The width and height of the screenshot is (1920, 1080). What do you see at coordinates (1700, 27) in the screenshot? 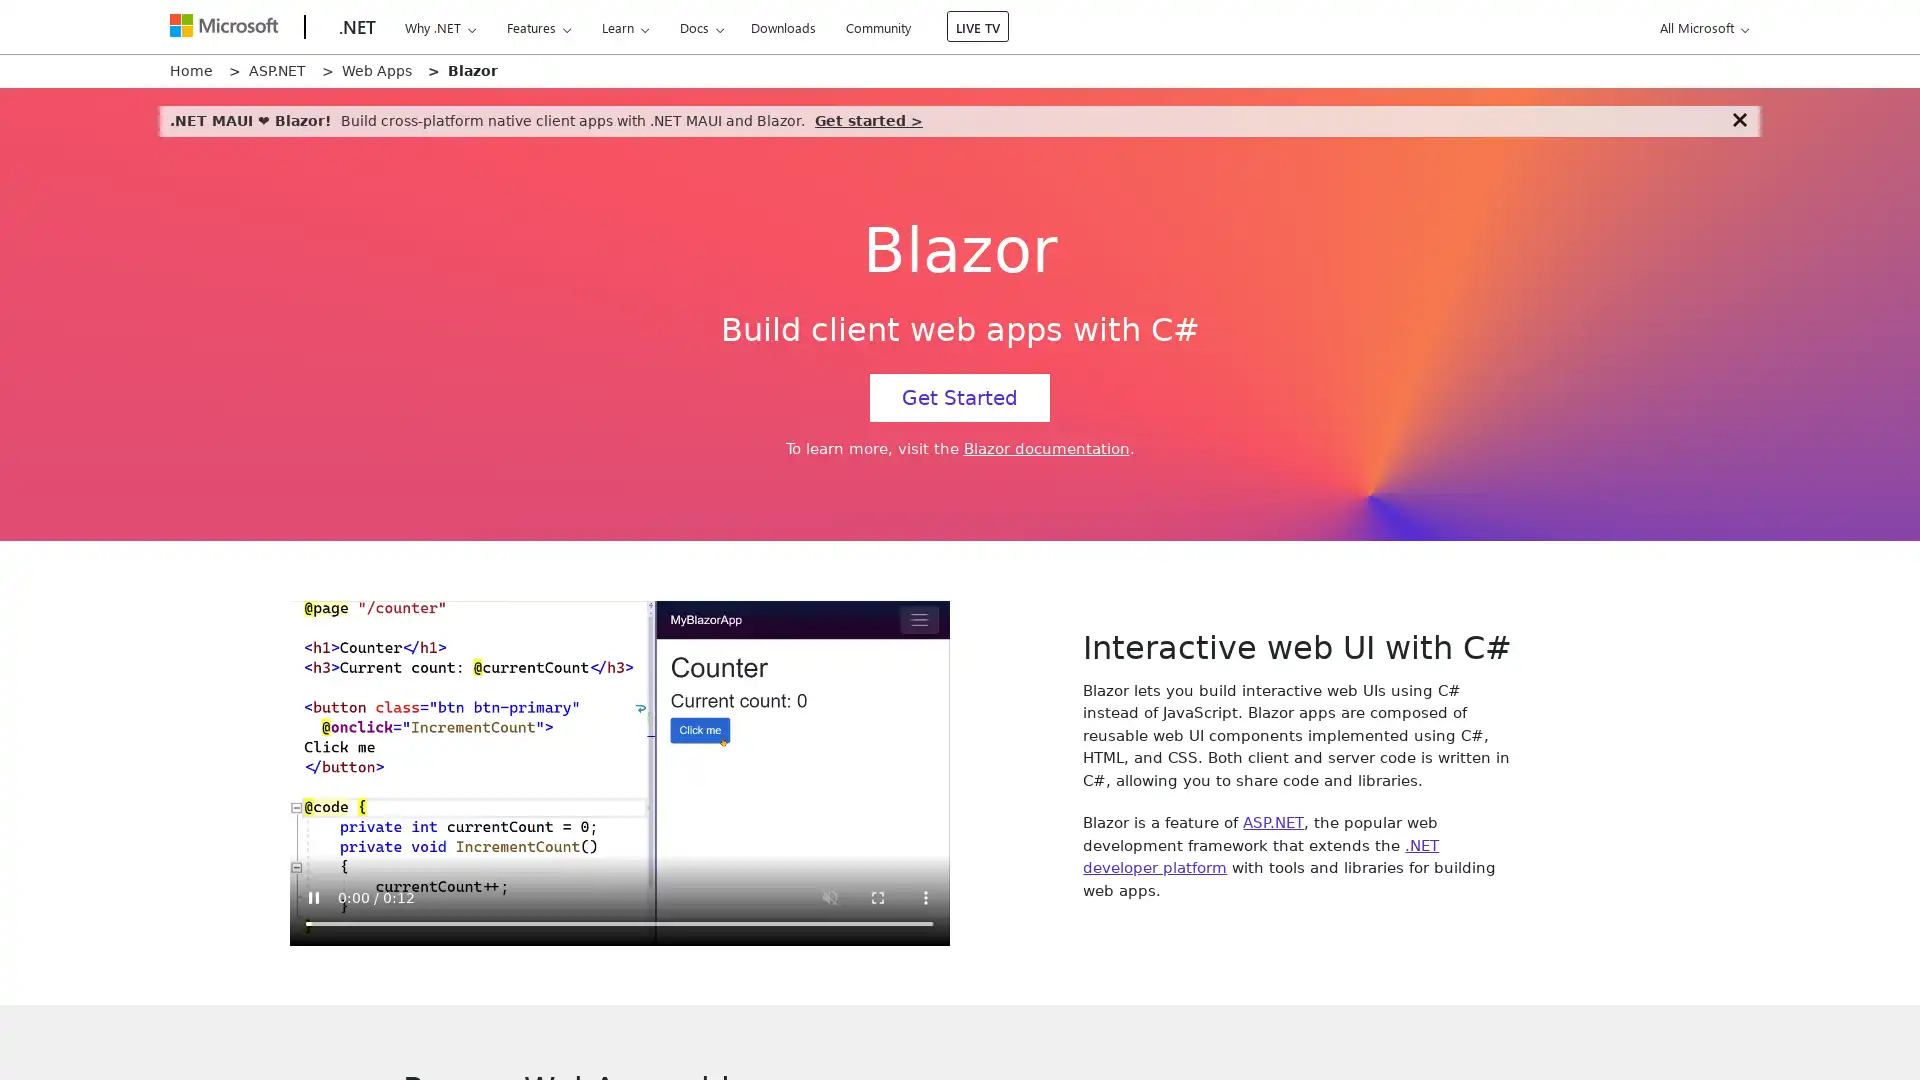
I see `All Microsoft expand to see list of Microsoft products and services` at bounding box center [1700, 27].